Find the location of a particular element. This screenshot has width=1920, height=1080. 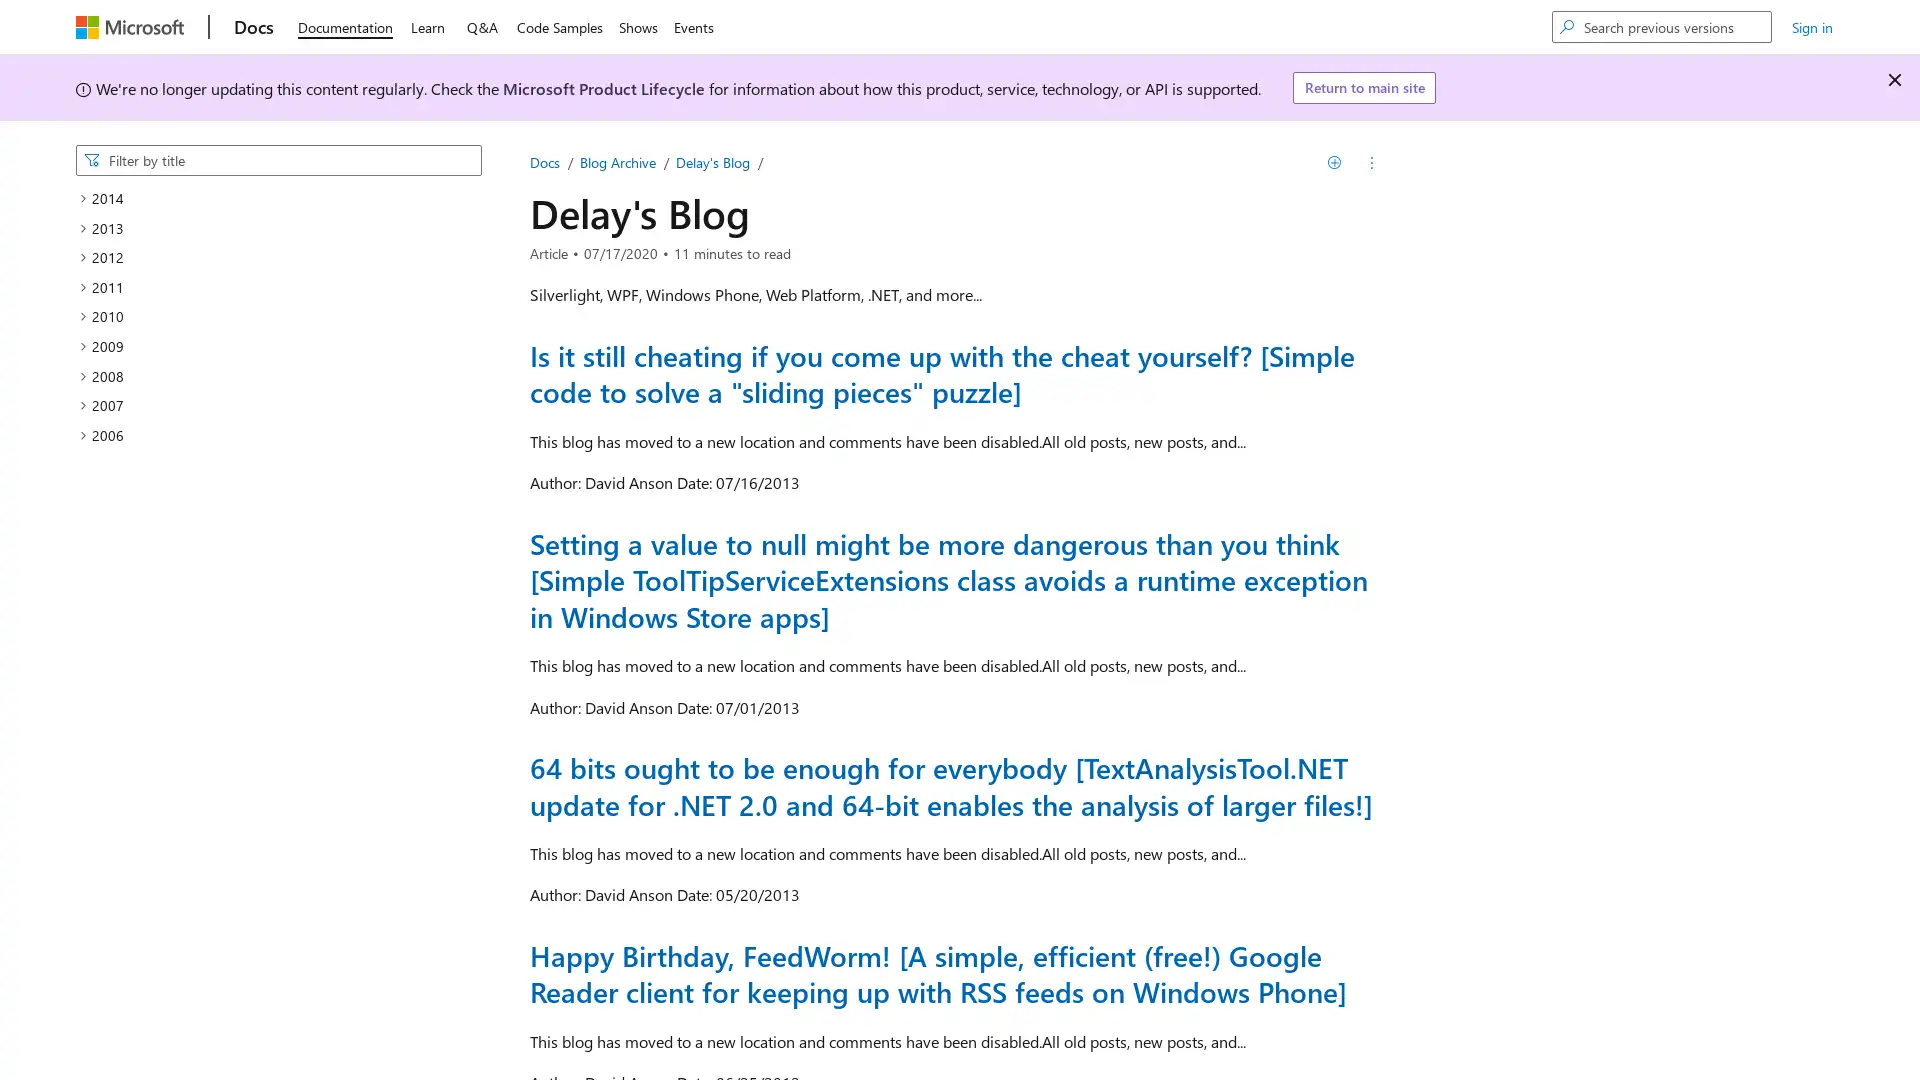

Save is located at coordinates (1334, 161).